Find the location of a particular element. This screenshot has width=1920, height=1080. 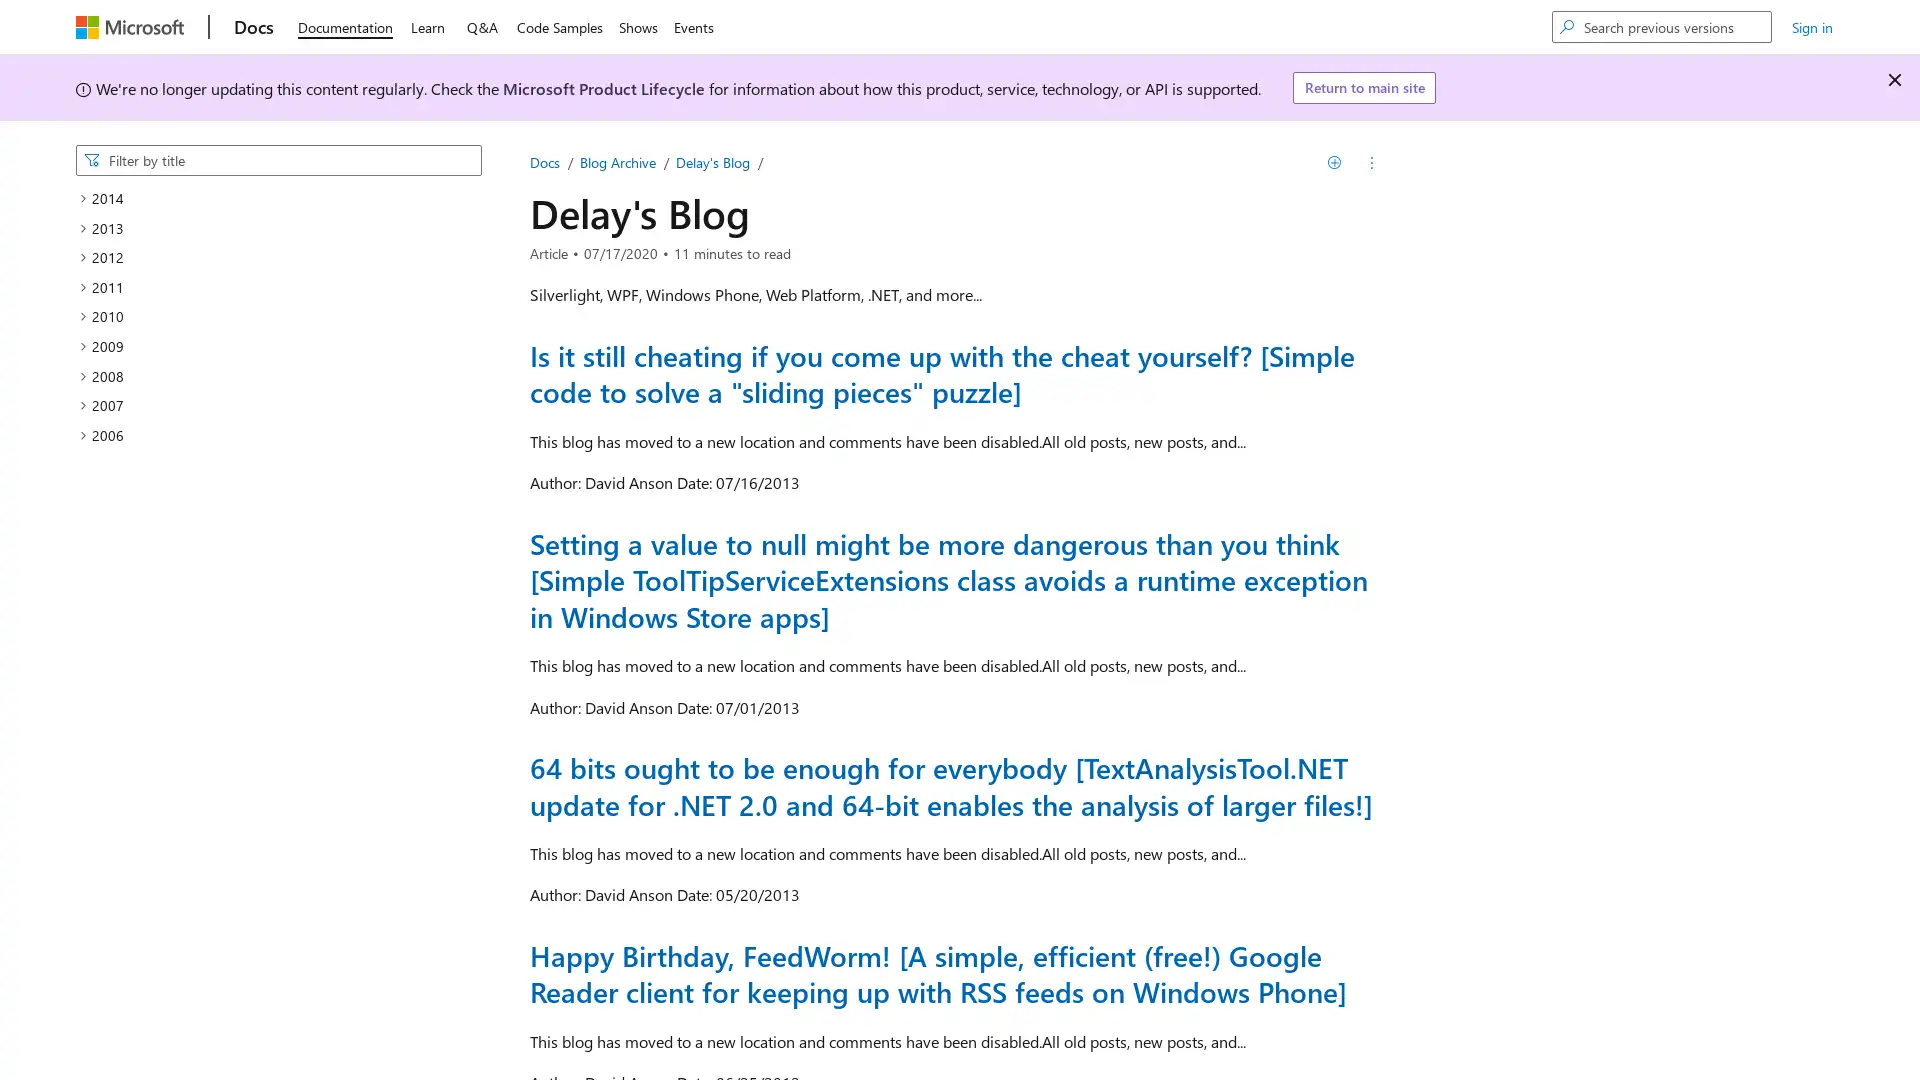

Save is located at coordinates (1334, 161).